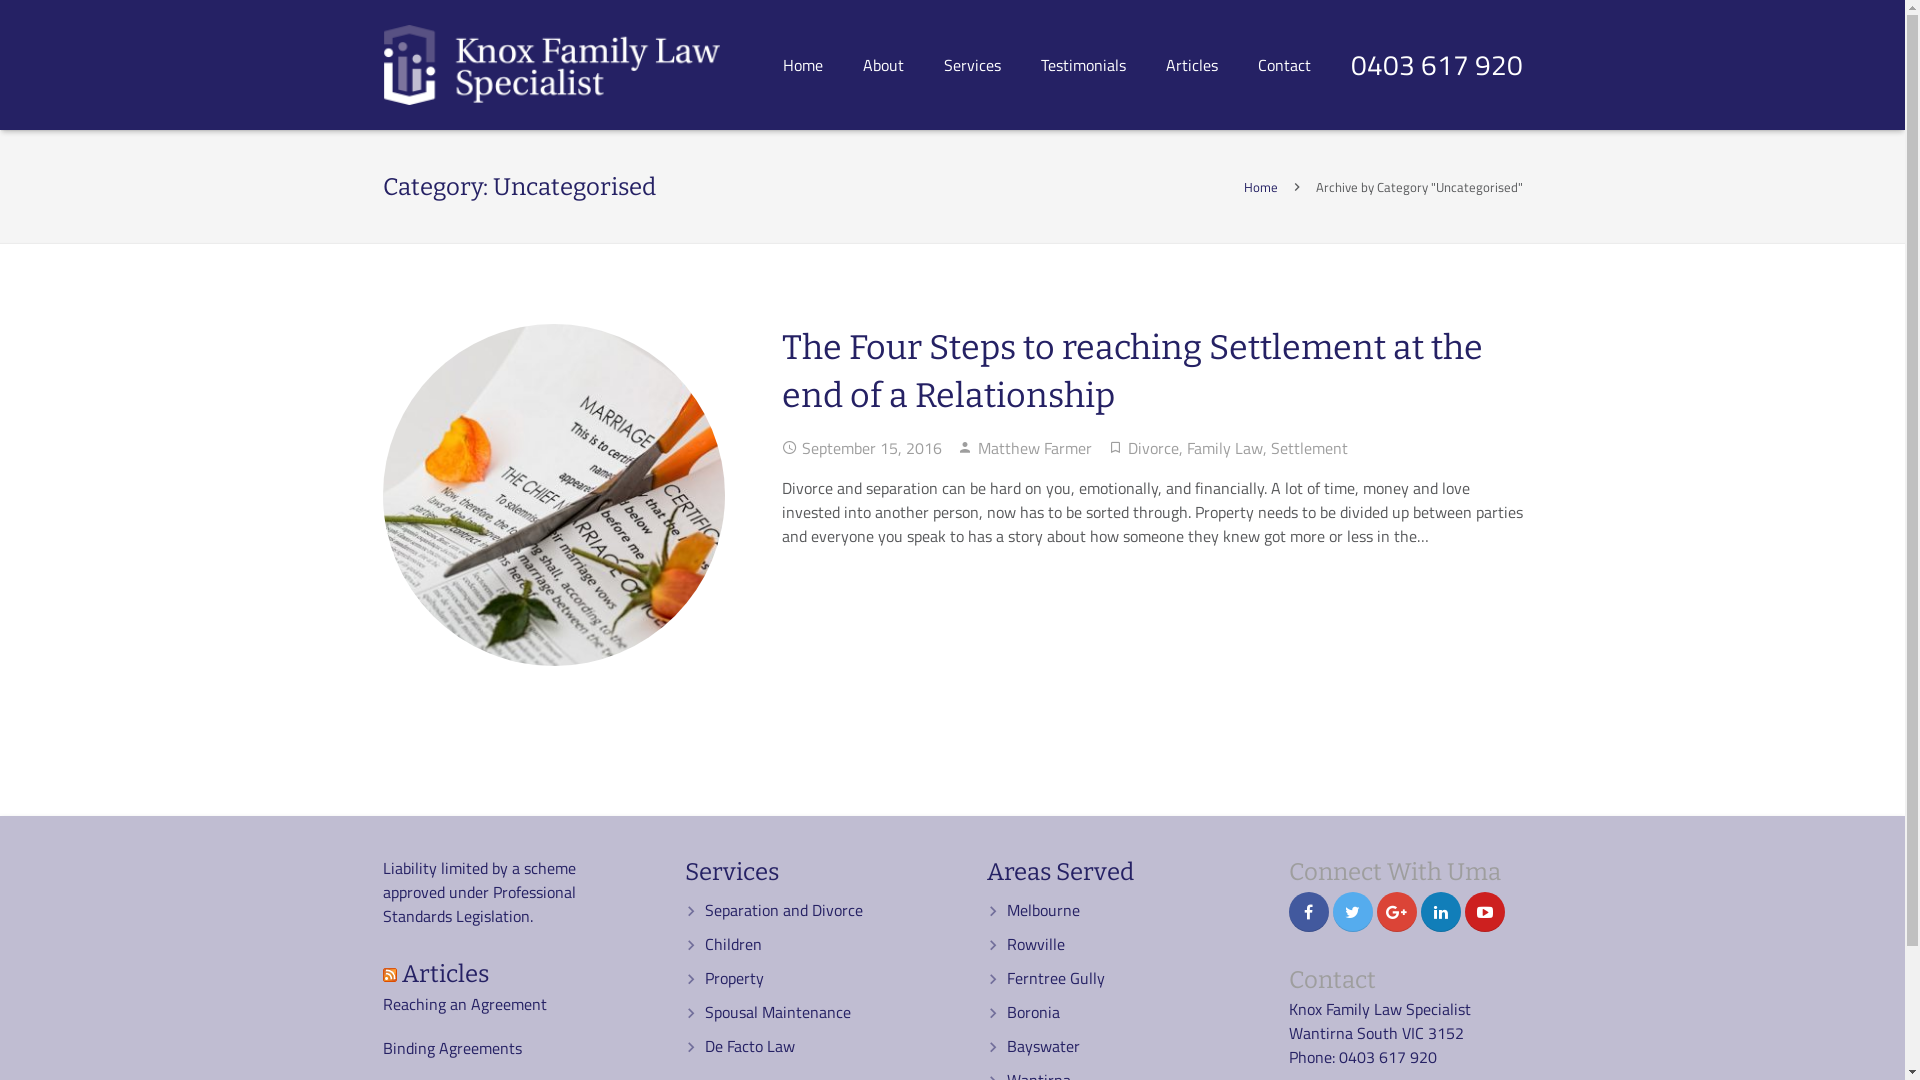 This screenshot has width=1920, height=1080. What do you see at coordinates (1035, 446) in the screenshot?
I see `'Matthew Farmer'` at bounding box center [1035, 446].